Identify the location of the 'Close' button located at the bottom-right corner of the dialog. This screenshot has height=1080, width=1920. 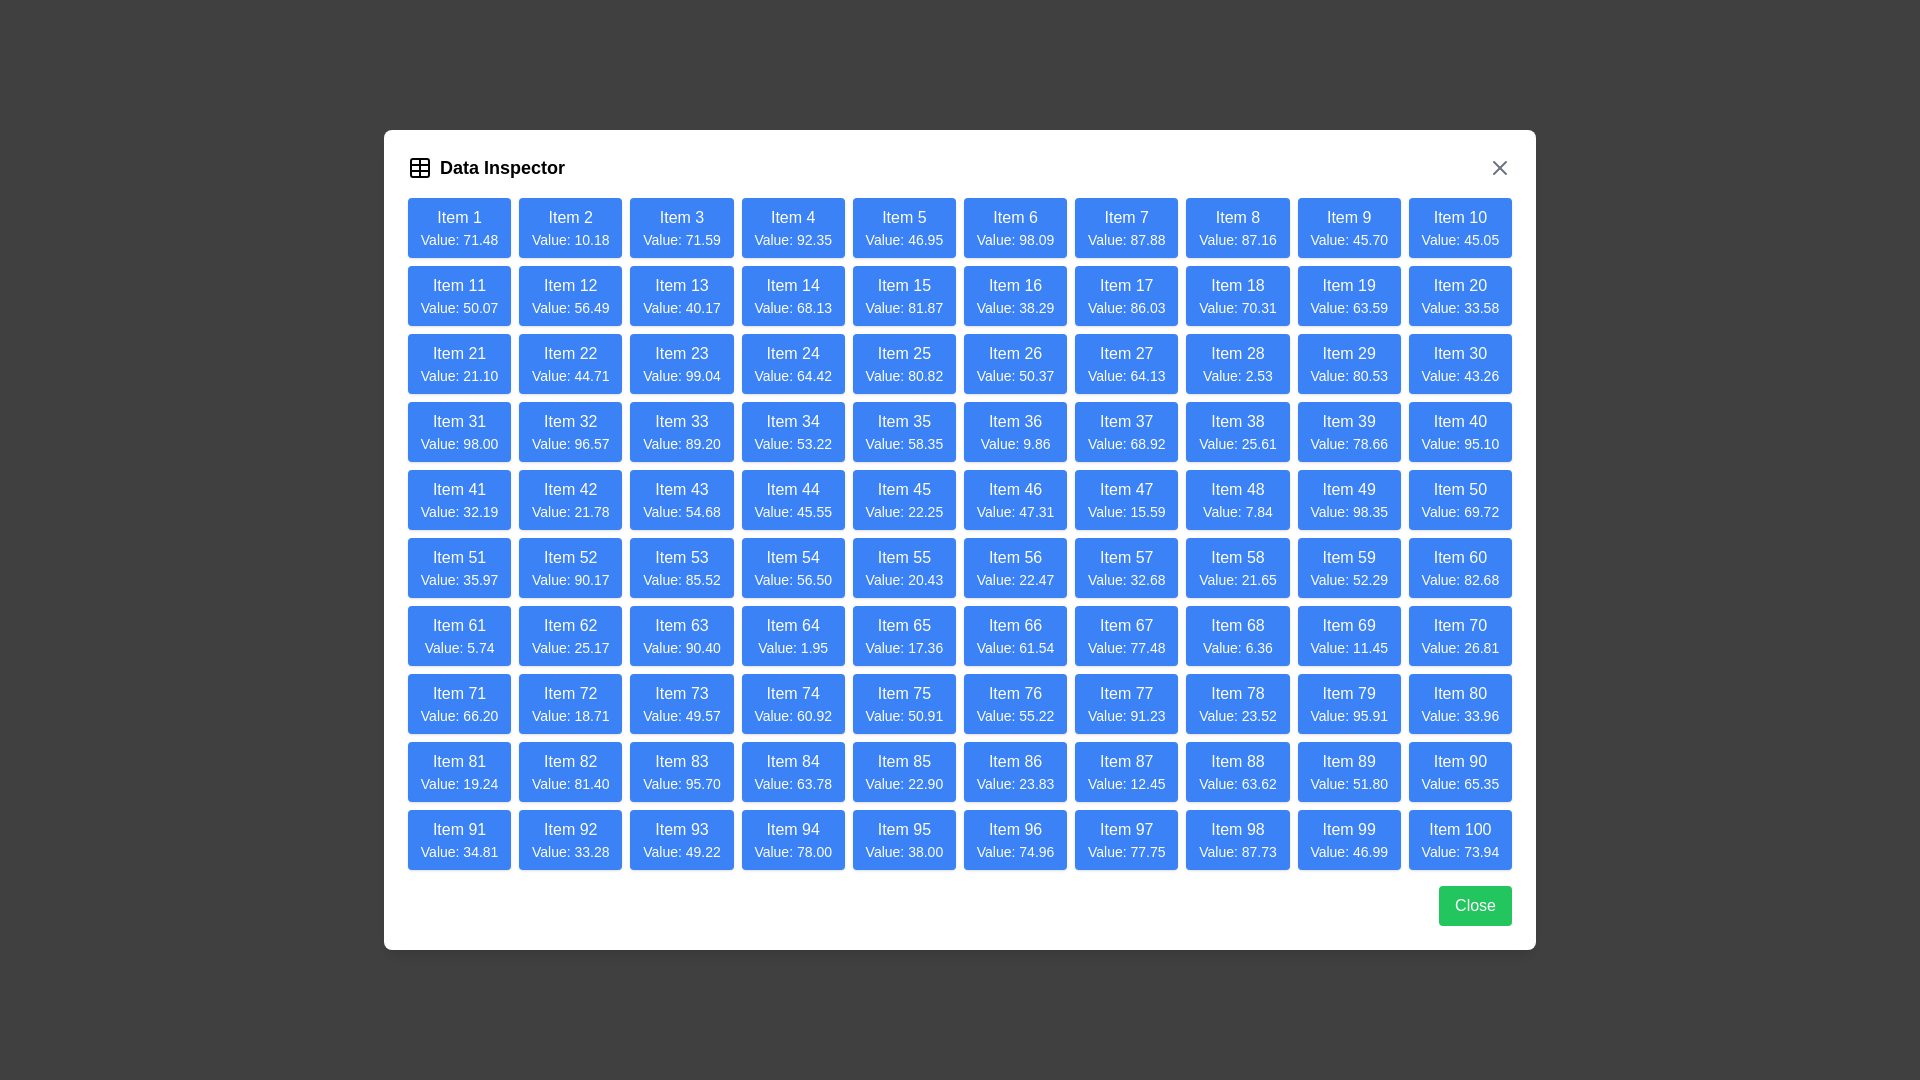
(1474, 906).